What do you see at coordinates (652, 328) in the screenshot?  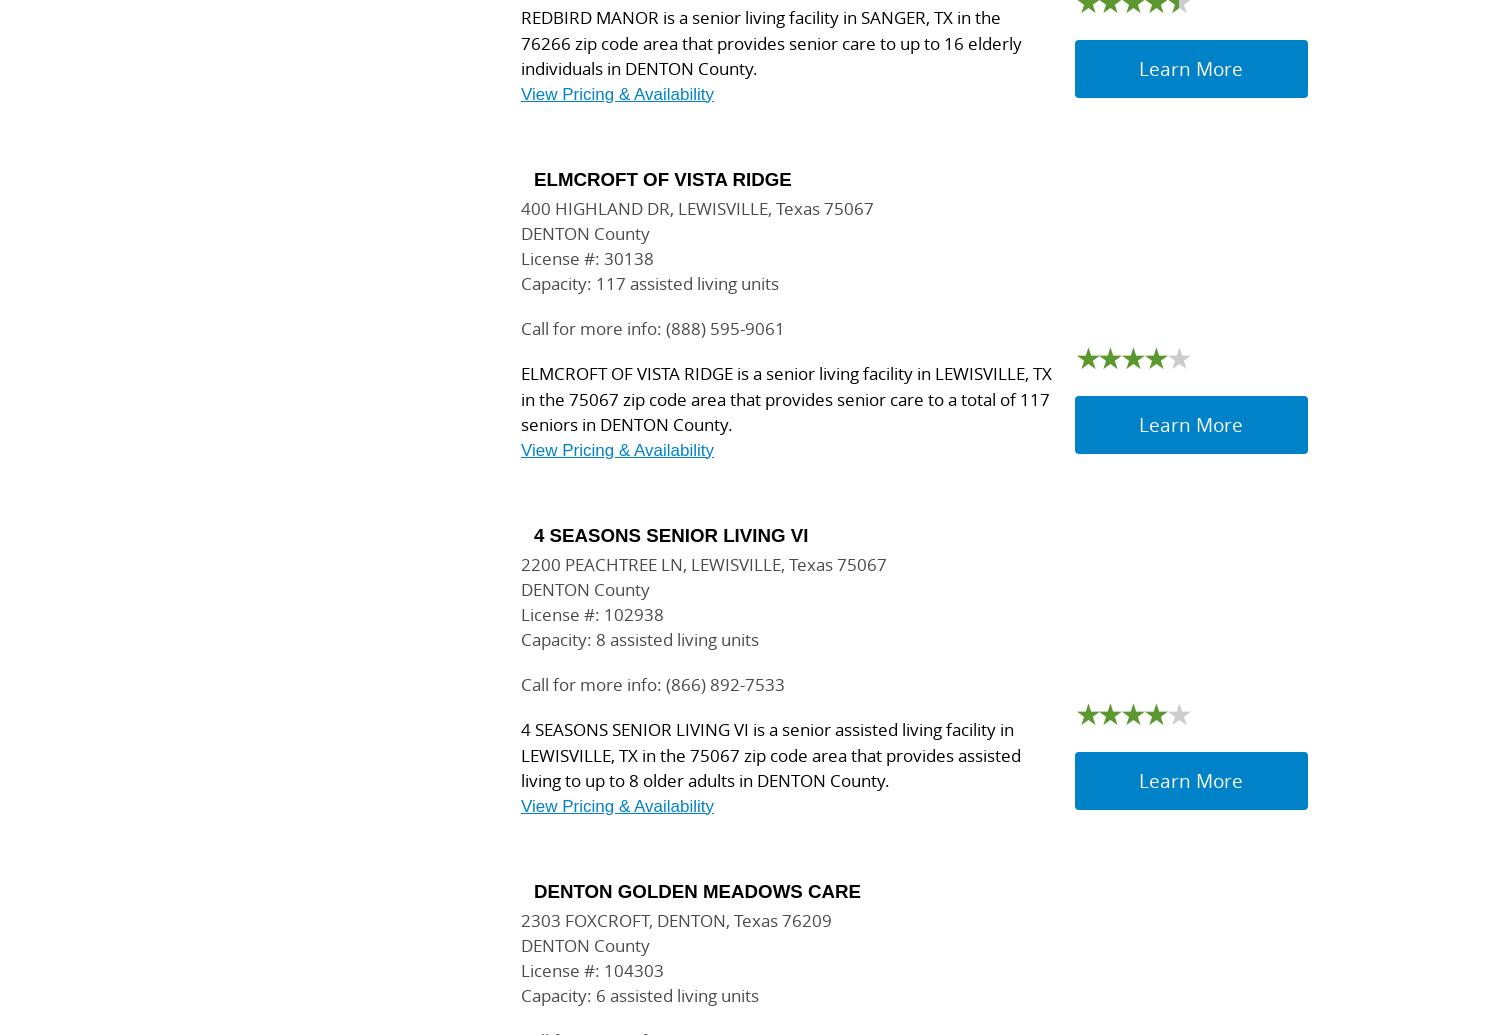 I see `'Call for more info: (888) 595-9061'` at bounding box center [652, 328].